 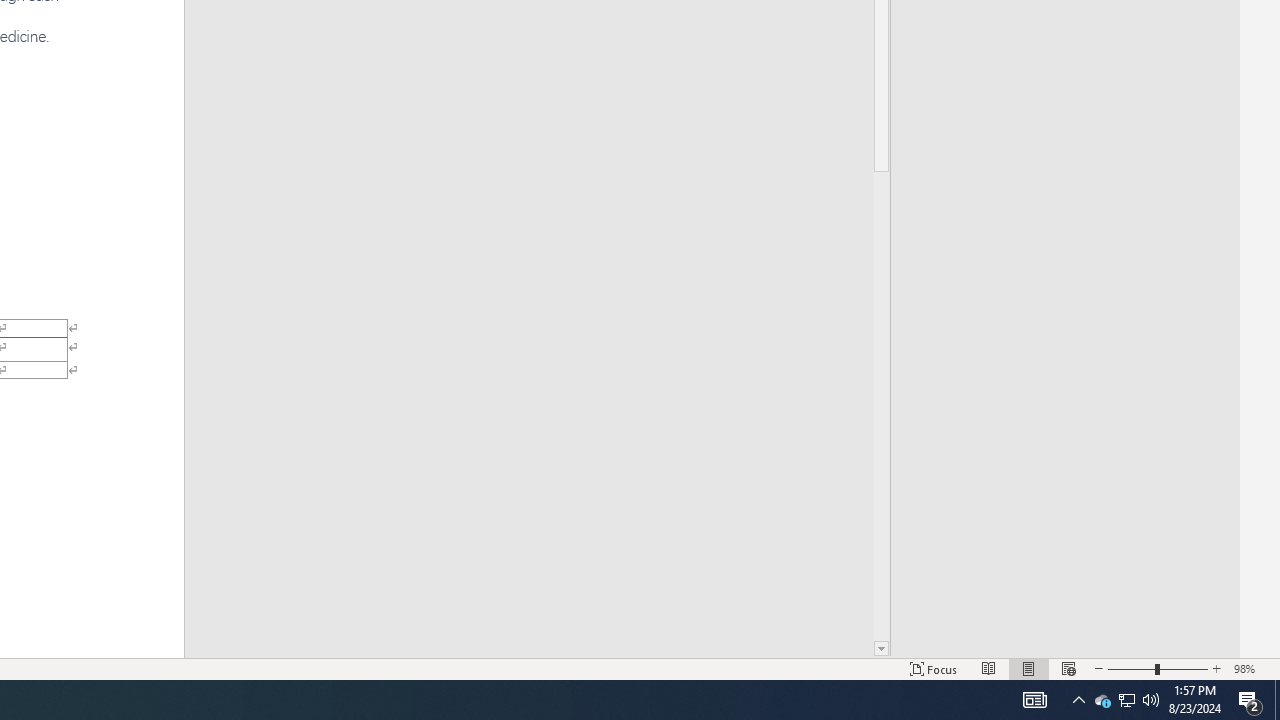 I want to click on 'Zoom', so click(x=1158, y=669).